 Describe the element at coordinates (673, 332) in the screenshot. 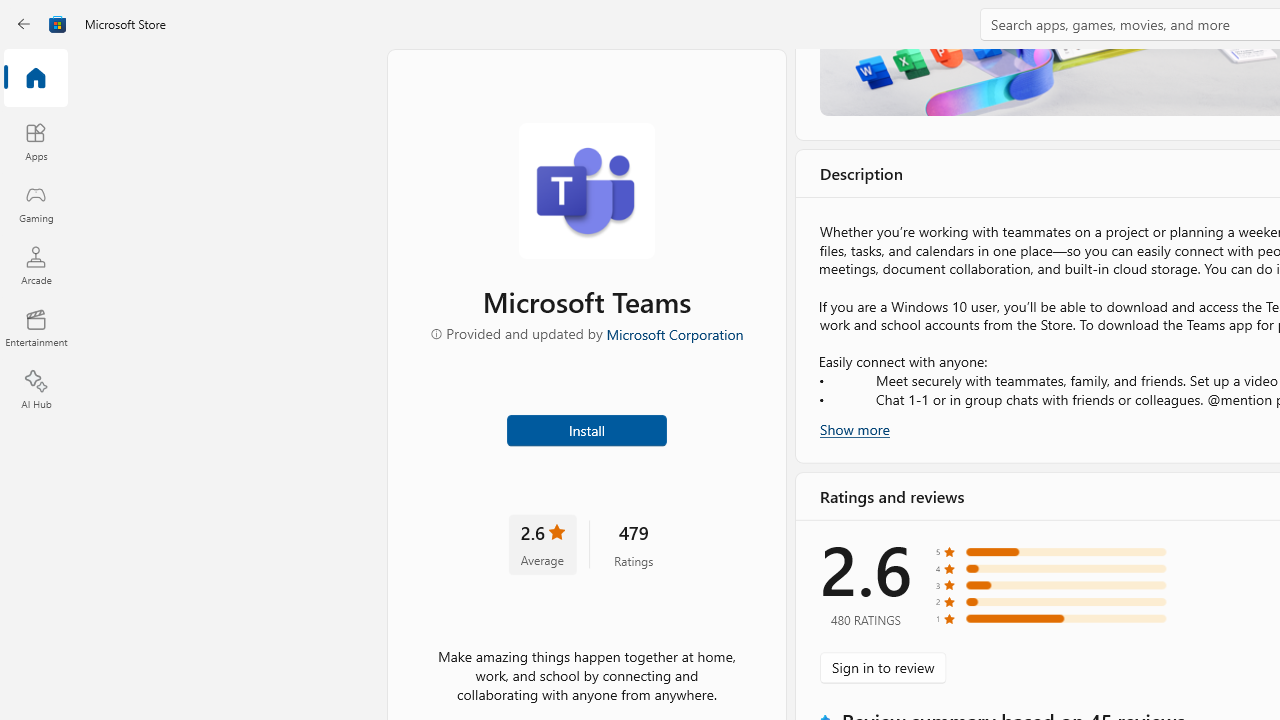

I see `'Microsoft Corporation'` at that location.